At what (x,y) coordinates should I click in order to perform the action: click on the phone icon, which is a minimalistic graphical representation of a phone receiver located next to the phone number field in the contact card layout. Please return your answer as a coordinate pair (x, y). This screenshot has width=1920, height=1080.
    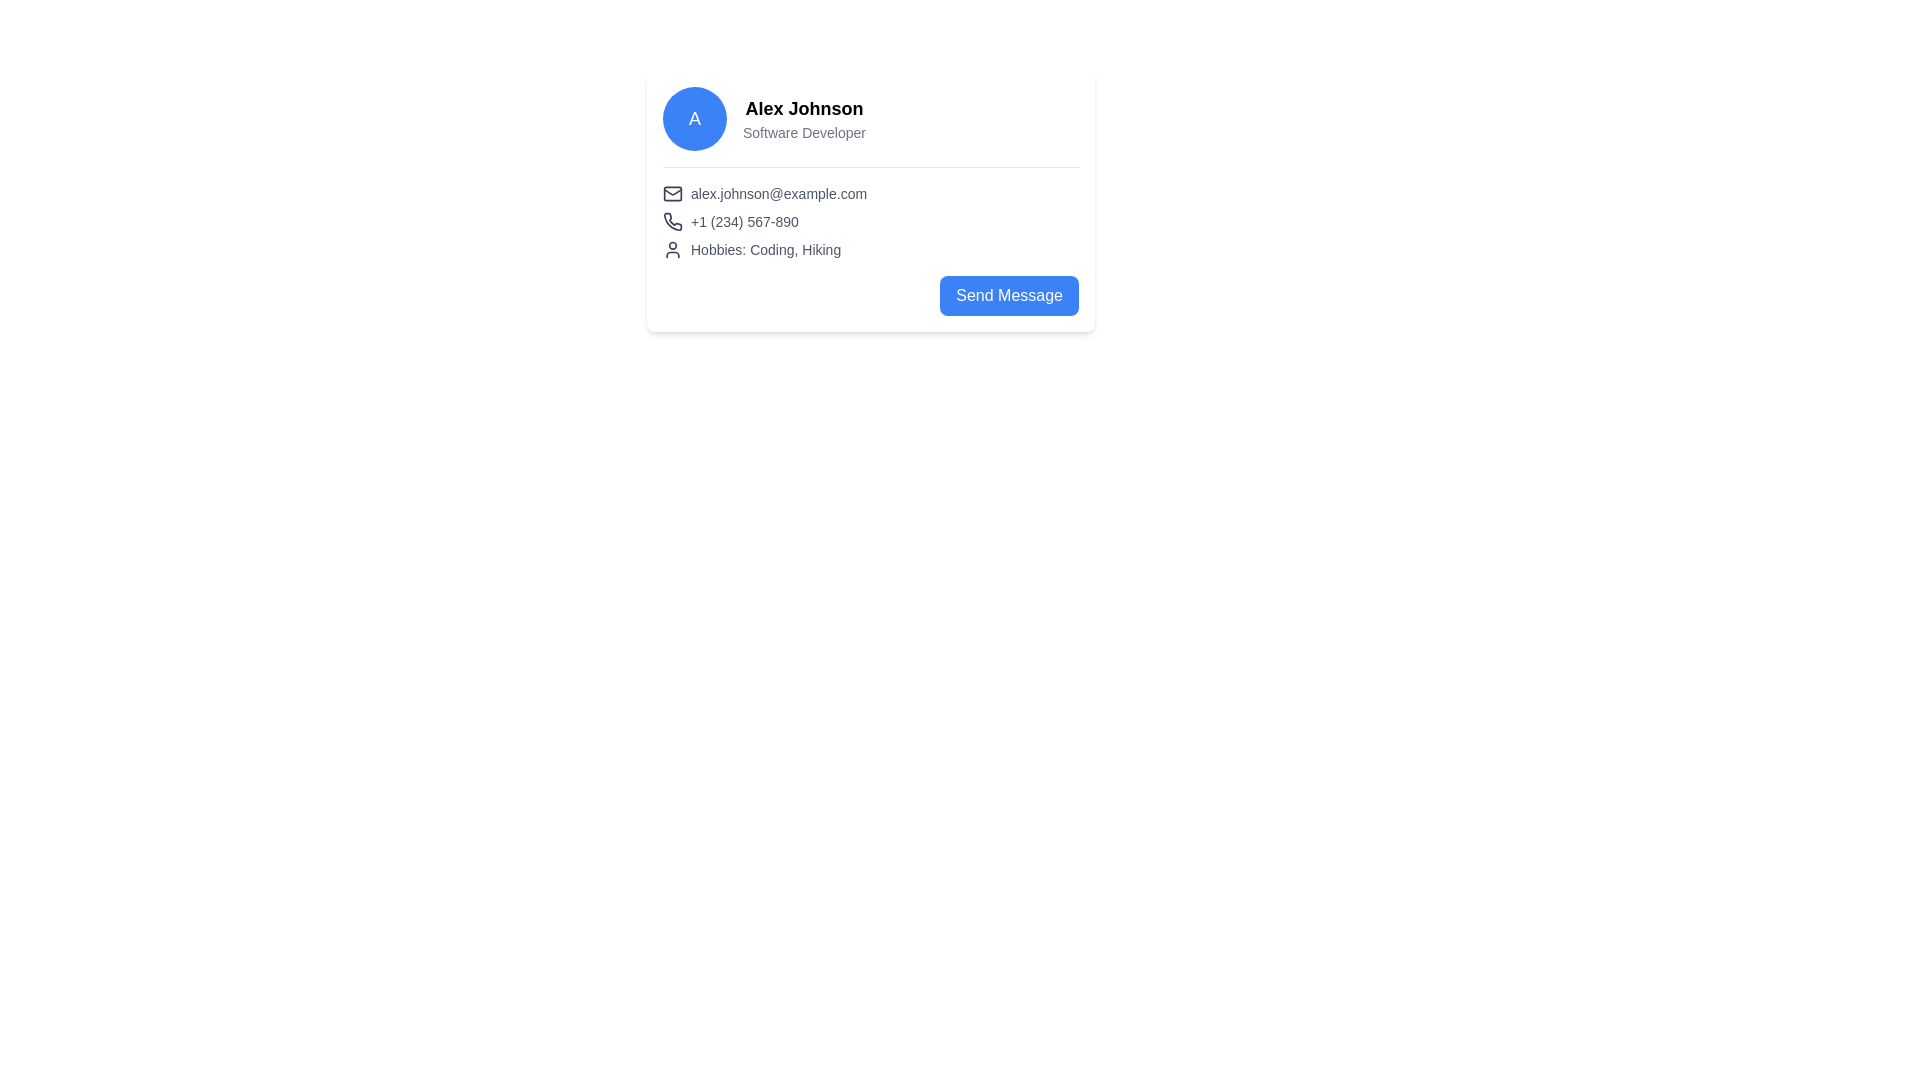
    Looking at the image, I should click on (672, 221).